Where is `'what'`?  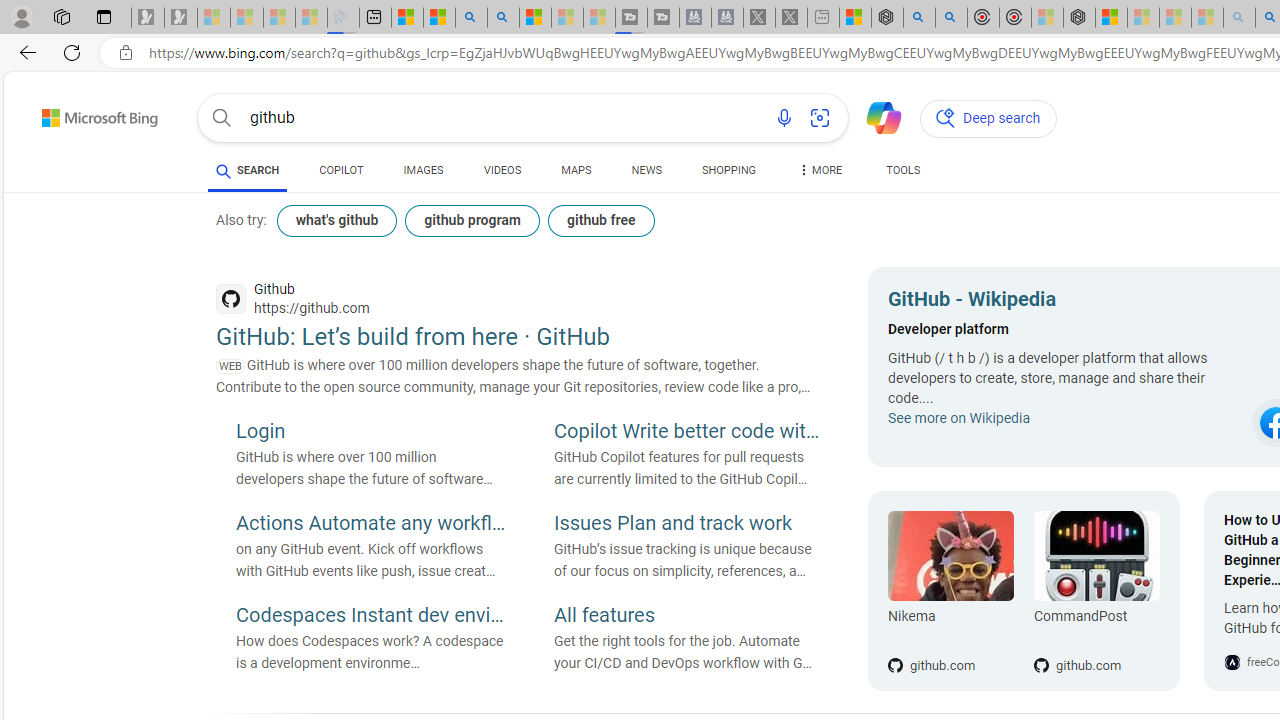 'what' is located at coordinates (337, 221).